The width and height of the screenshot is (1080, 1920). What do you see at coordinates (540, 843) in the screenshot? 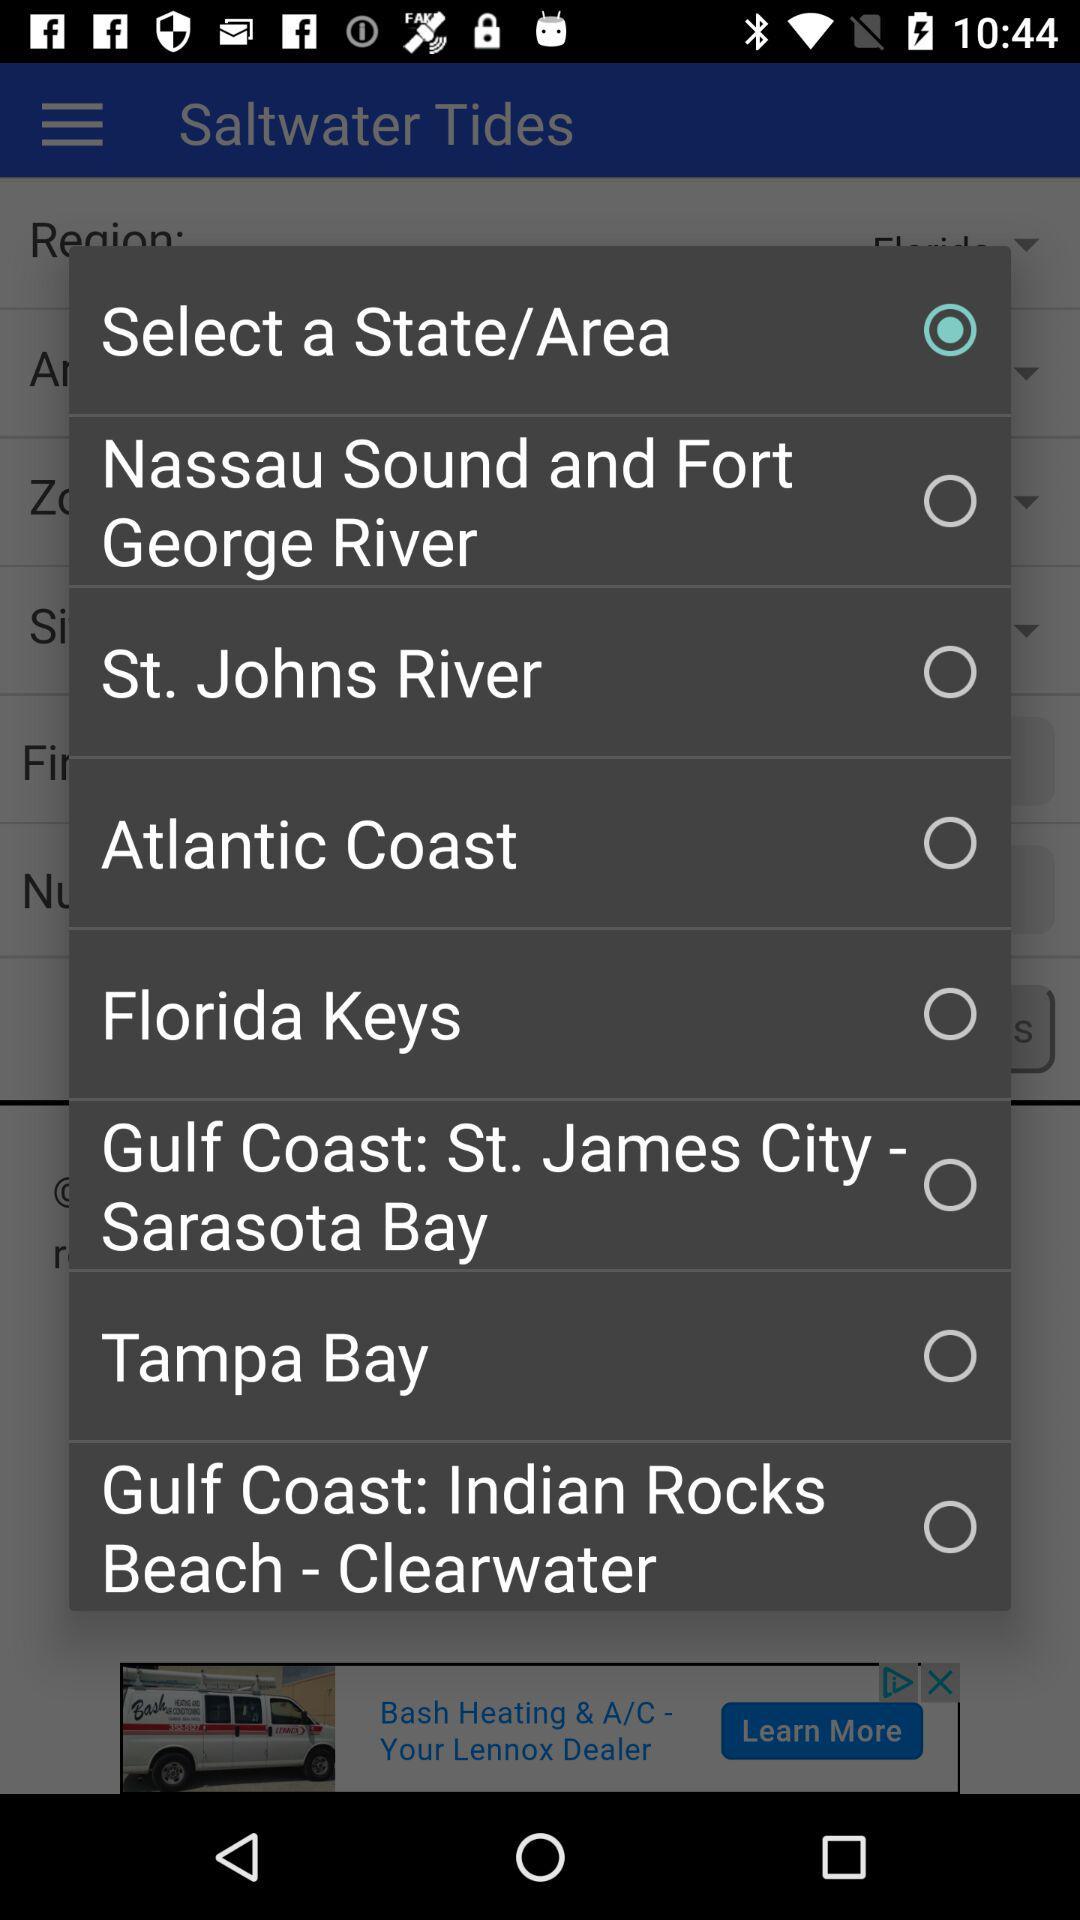
I see `the icon below st. johns river icon` at bounding box center [540, 843].